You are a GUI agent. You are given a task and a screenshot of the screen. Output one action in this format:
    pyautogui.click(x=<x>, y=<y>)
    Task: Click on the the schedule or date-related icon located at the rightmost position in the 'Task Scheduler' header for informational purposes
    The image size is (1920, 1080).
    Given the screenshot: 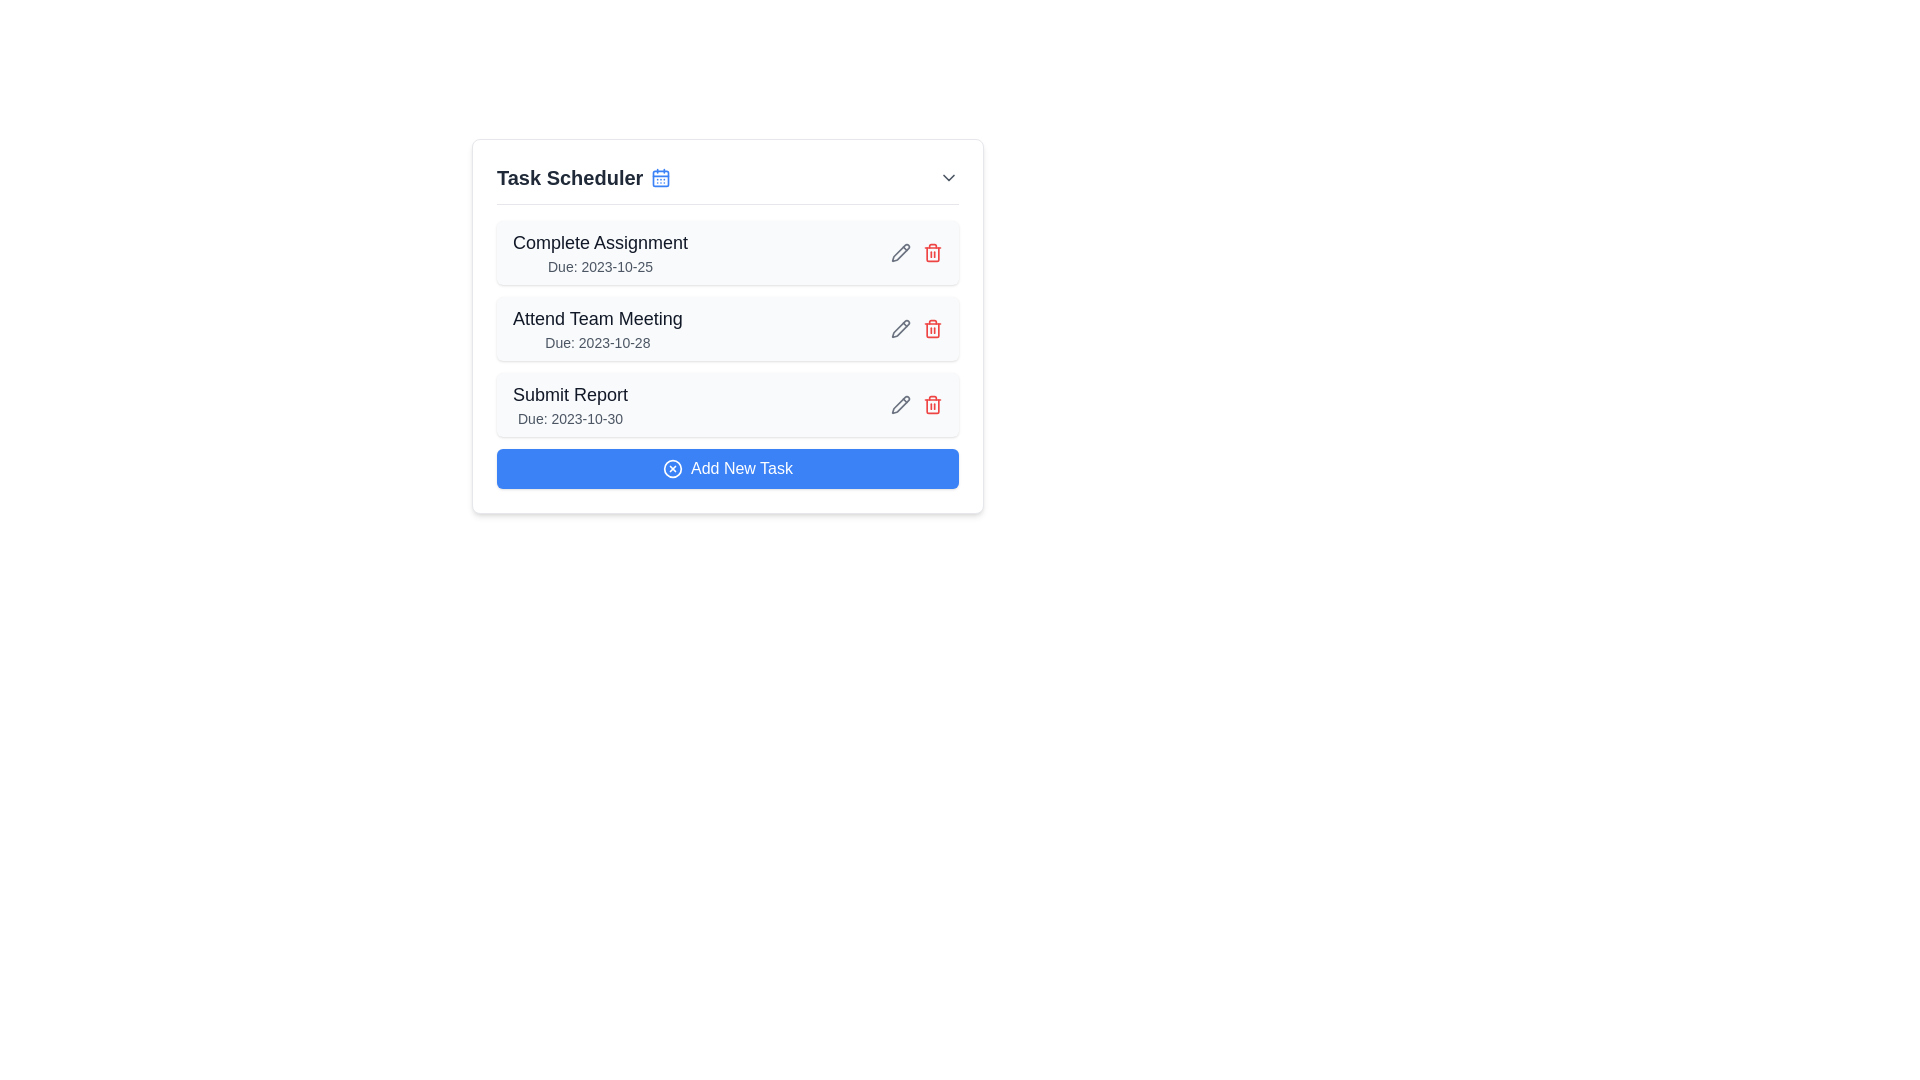 What is the action you would take?
    pyautogui.click(x=661, y=176)
    